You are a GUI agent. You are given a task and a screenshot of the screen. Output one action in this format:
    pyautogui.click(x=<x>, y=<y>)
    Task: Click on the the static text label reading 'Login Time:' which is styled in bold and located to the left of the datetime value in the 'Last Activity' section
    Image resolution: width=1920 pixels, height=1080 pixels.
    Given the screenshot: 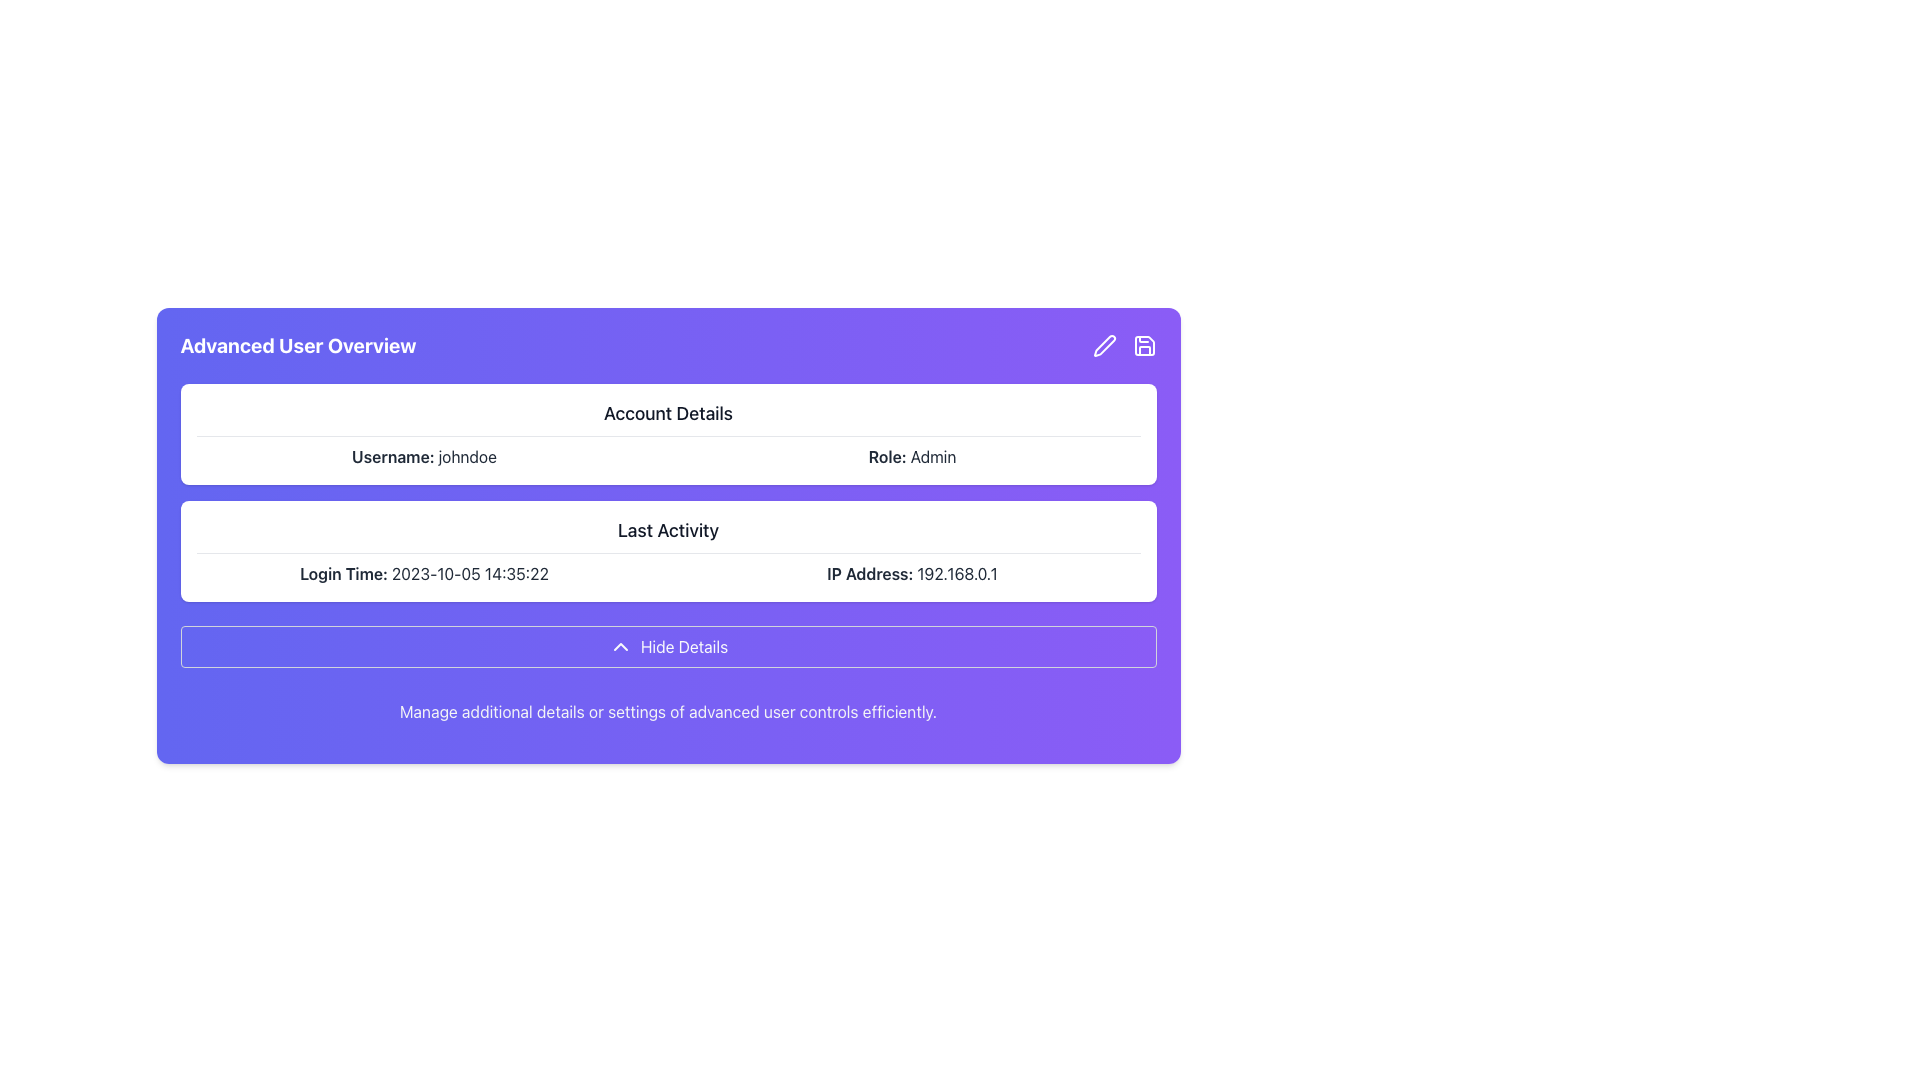 What is the action you would take?
    pyautogui.click(x=345, y=574)
    